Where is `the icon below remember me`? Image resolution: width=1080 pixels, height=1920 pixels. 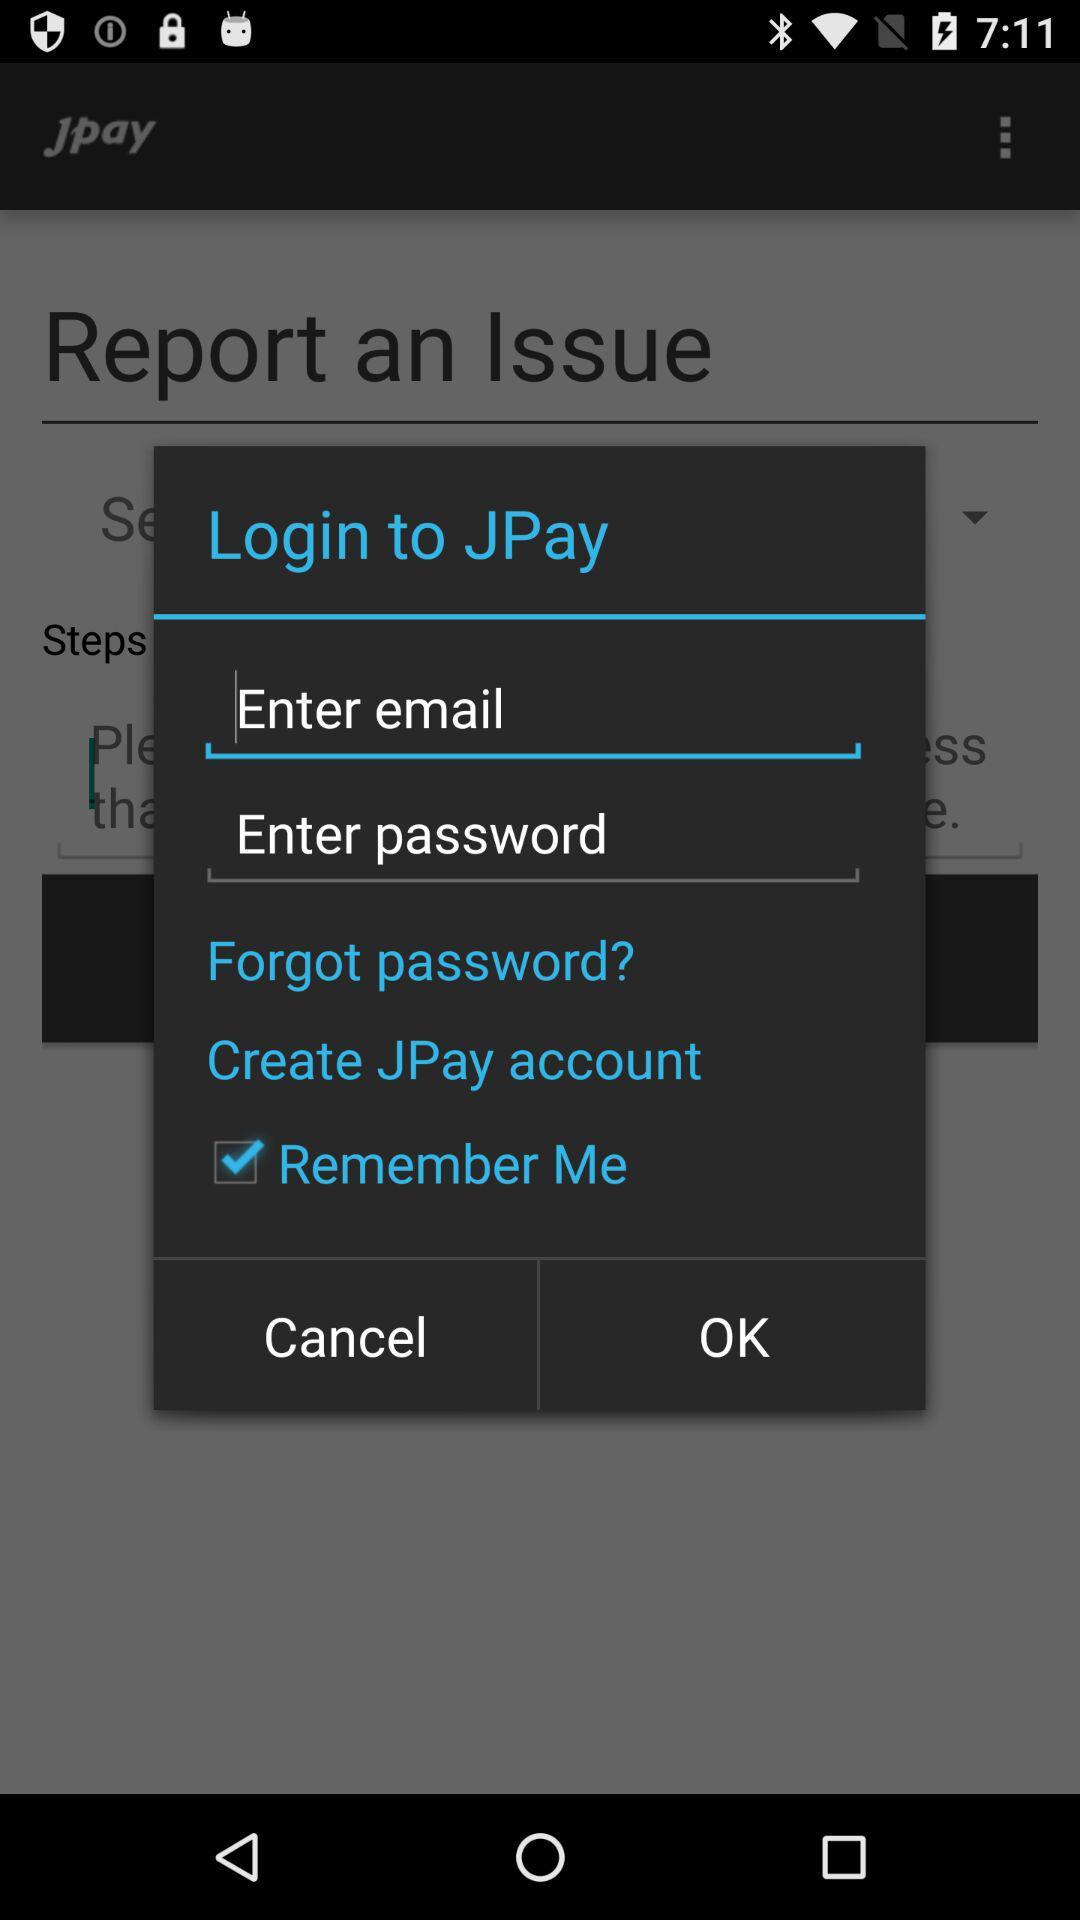 the icon below remember me is located at coordinates (346, 1333).